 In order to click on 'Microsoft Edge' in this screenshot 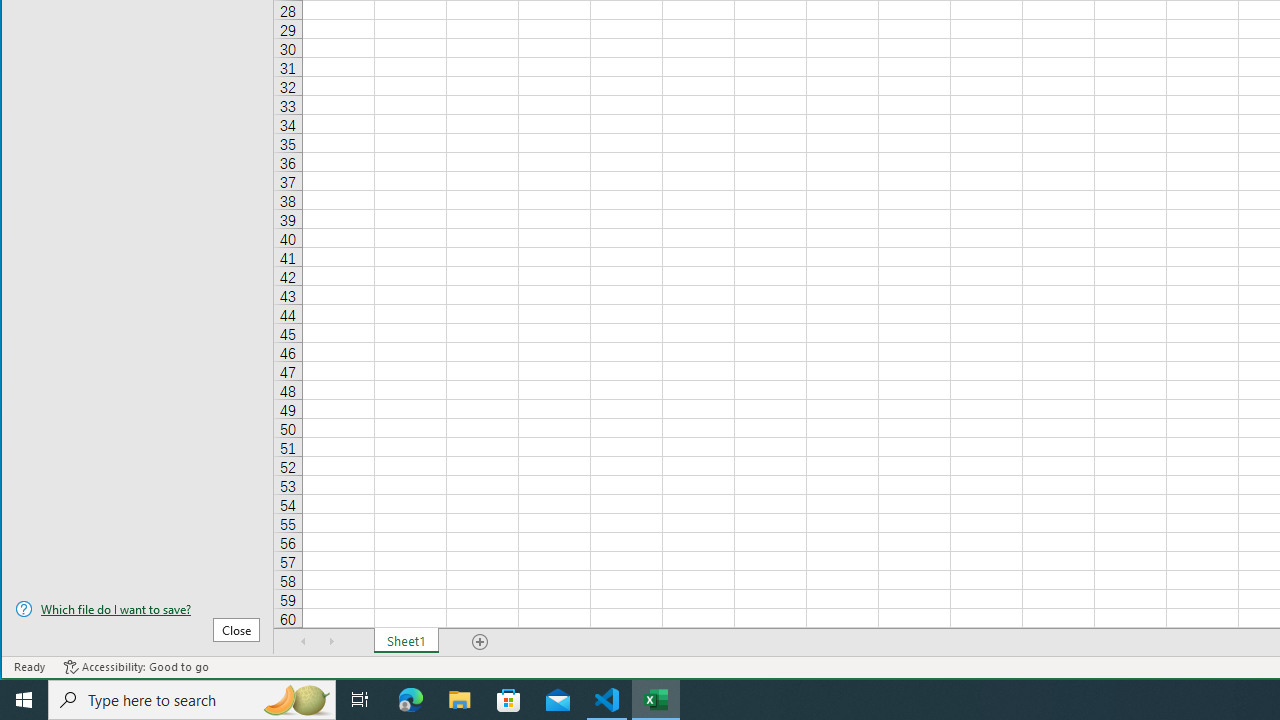, I will do `click(410, 698)`.